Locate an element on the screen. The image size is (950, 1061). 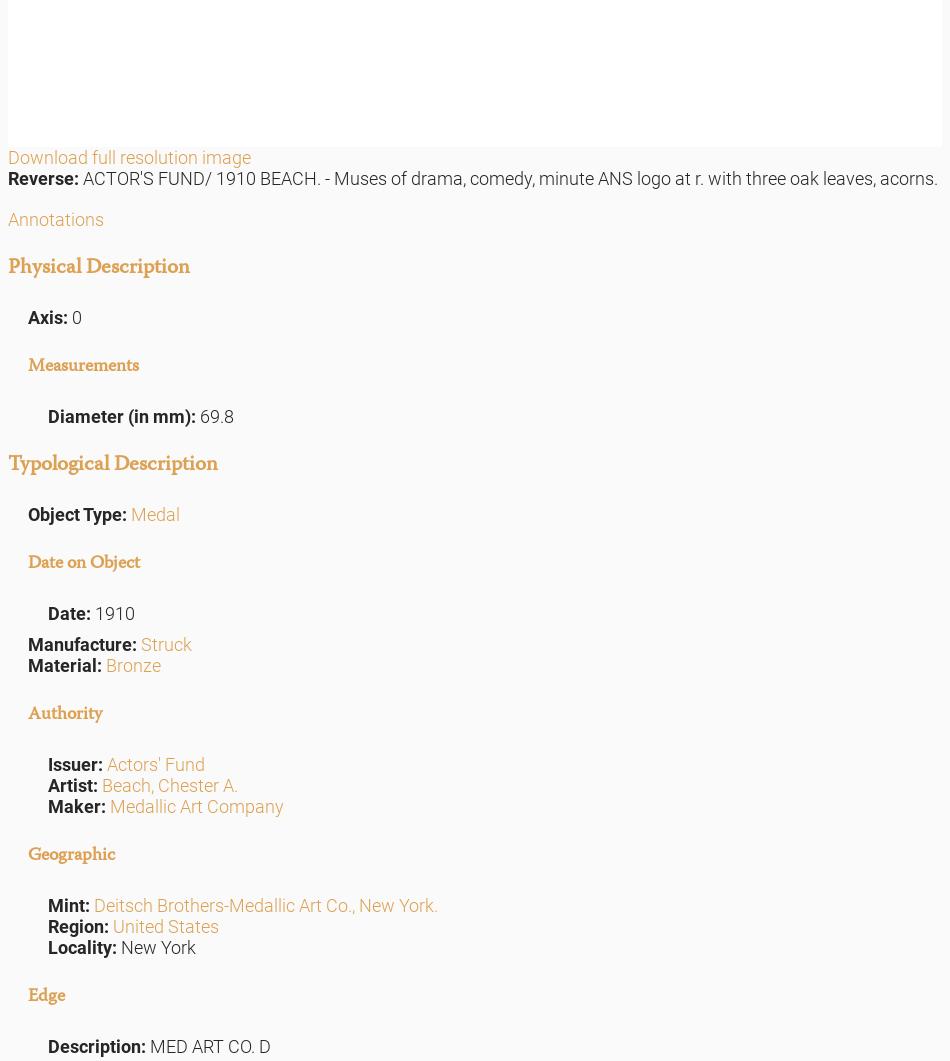
'Axis:' is located at coordinates (28, 316).